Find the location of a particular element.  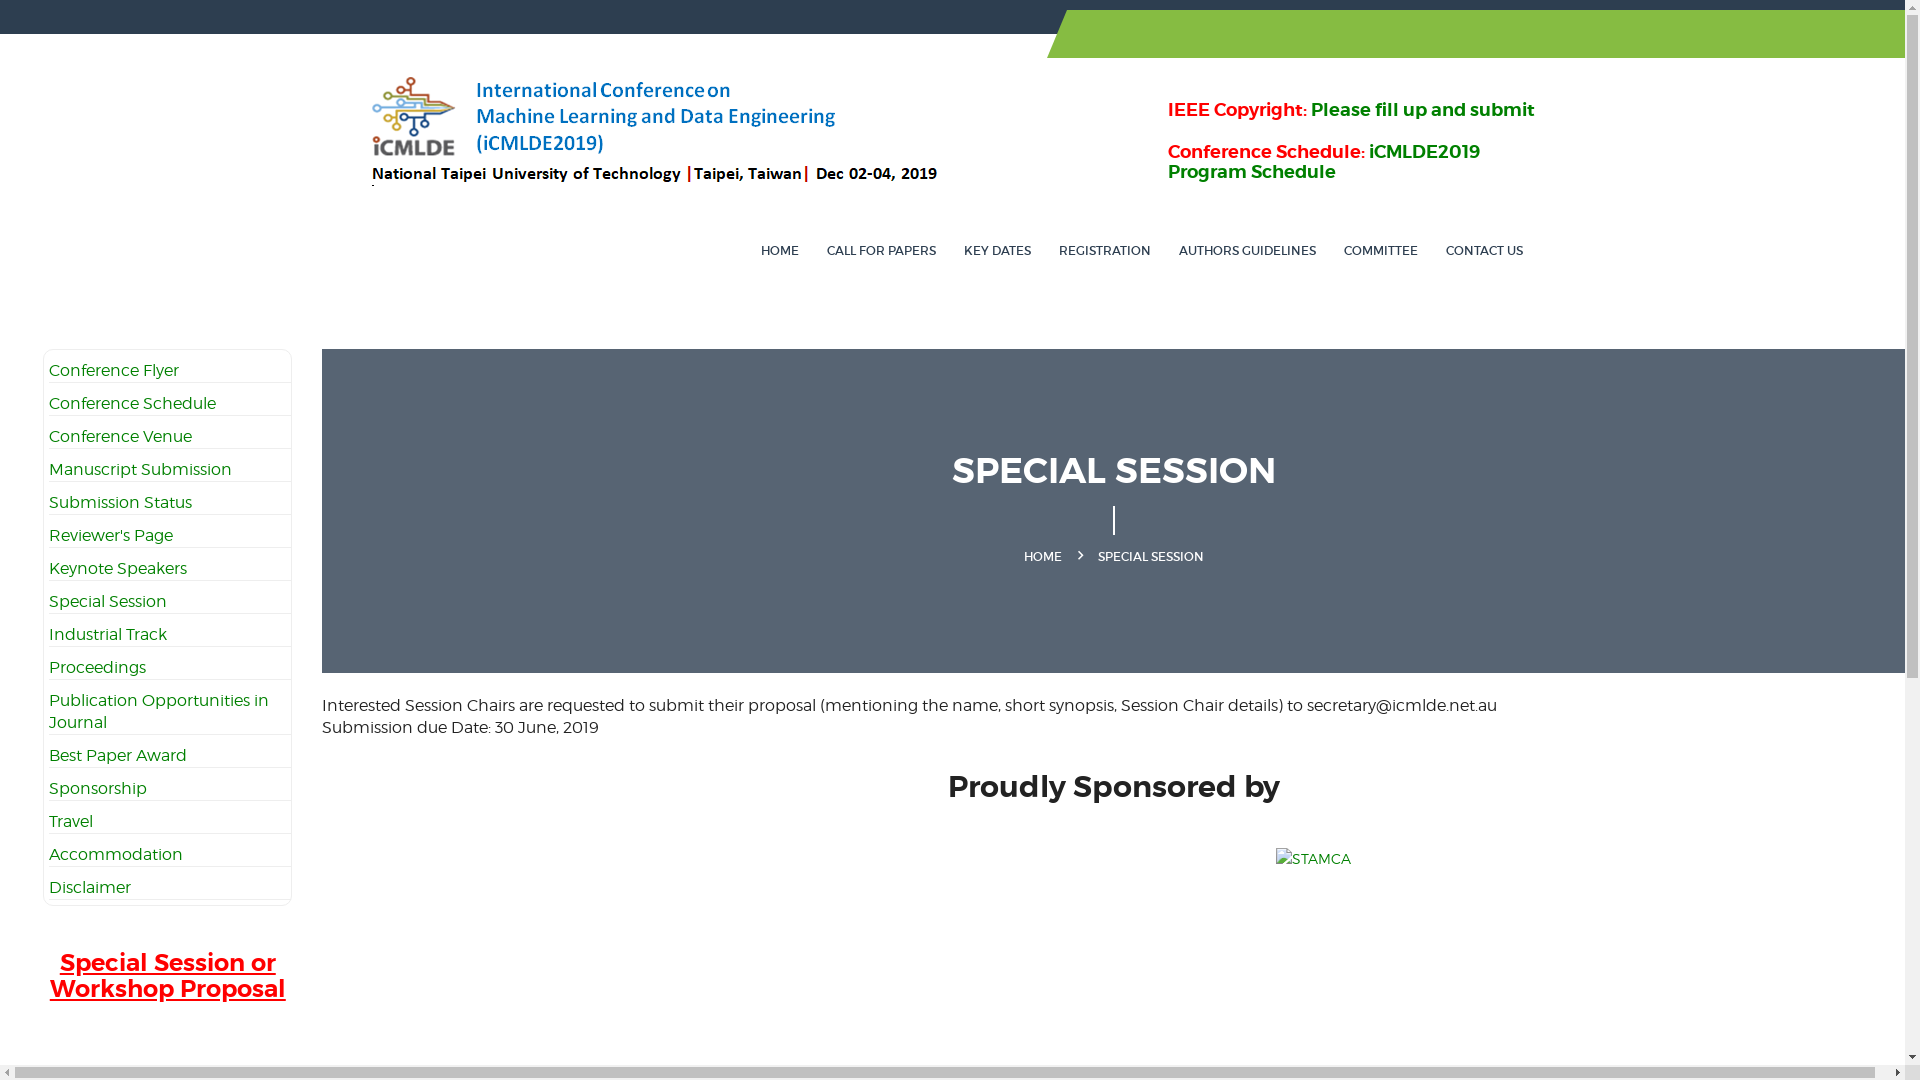

'CALL FOR PAPERS' is located at coordinates (880, 249).